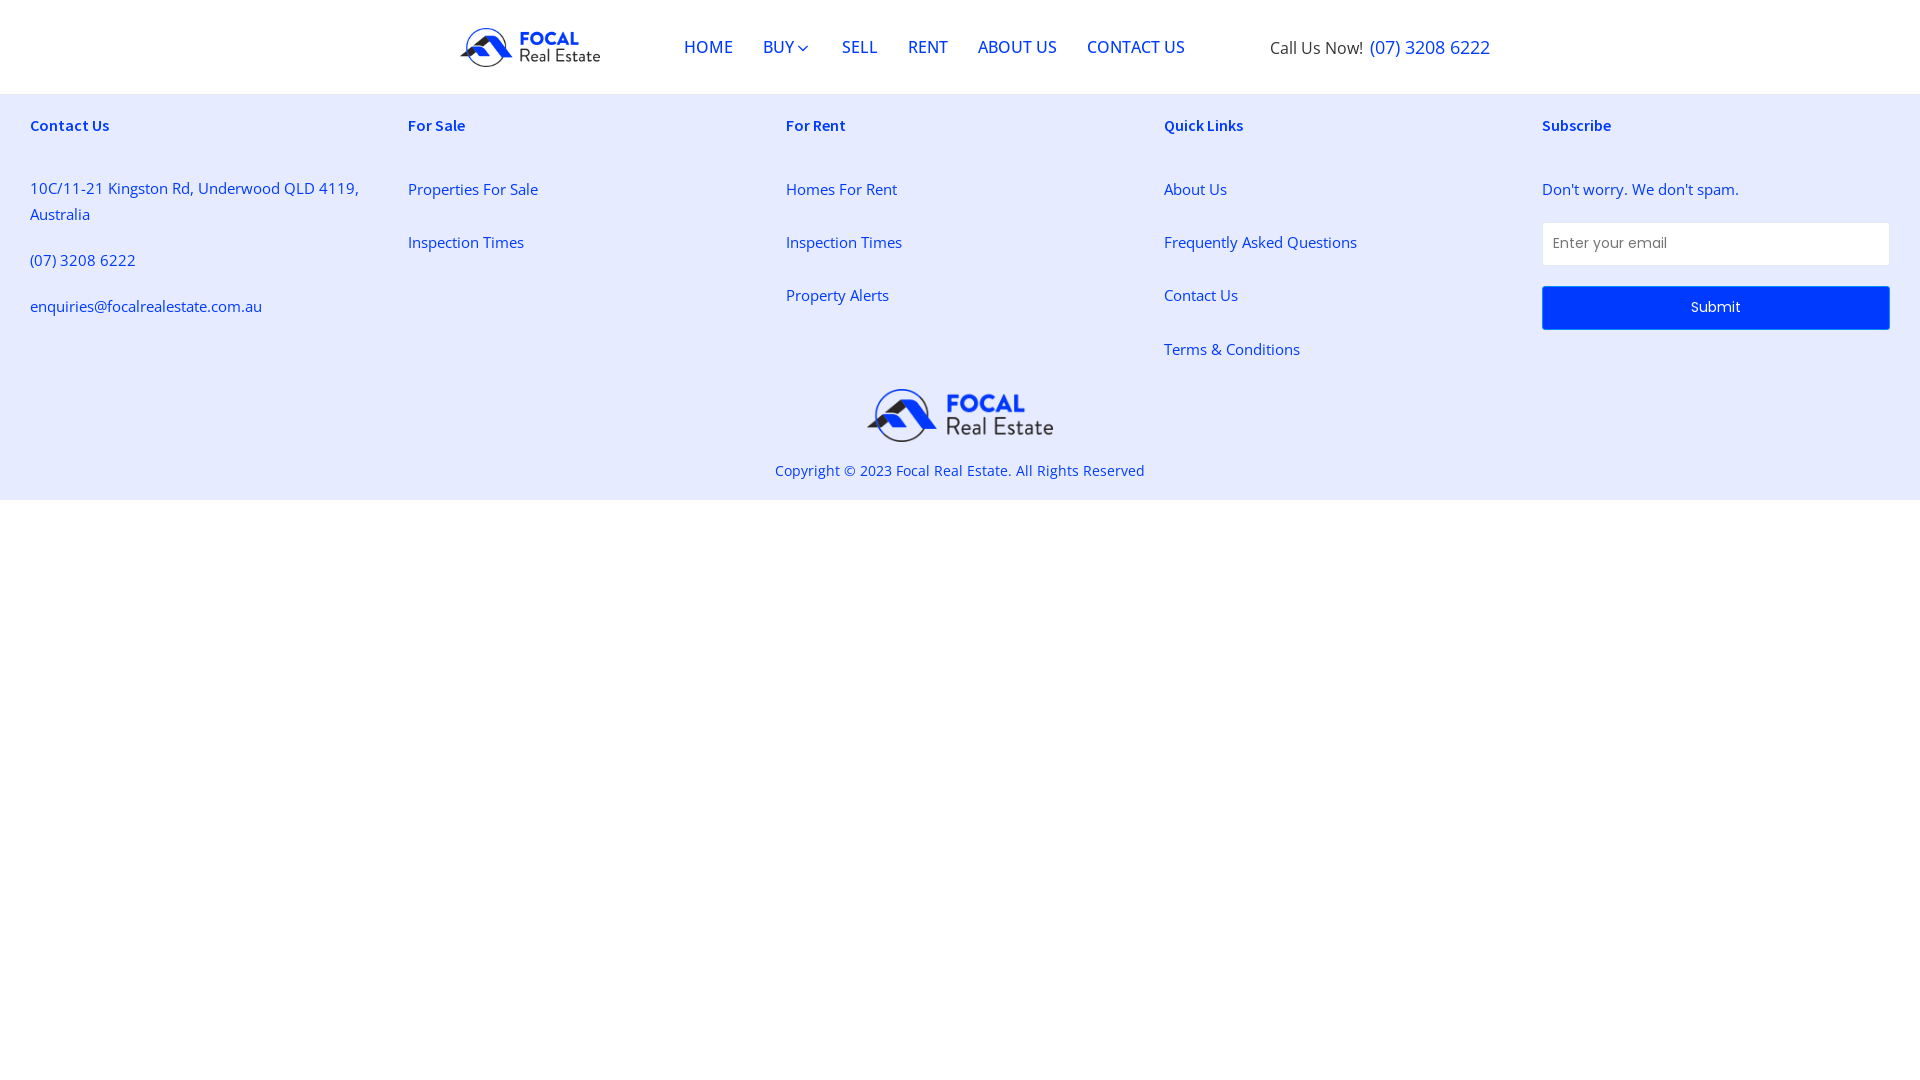  Describe the element at coordinates (926, 46) in the screenshot. I see `'RENT'` at that location.